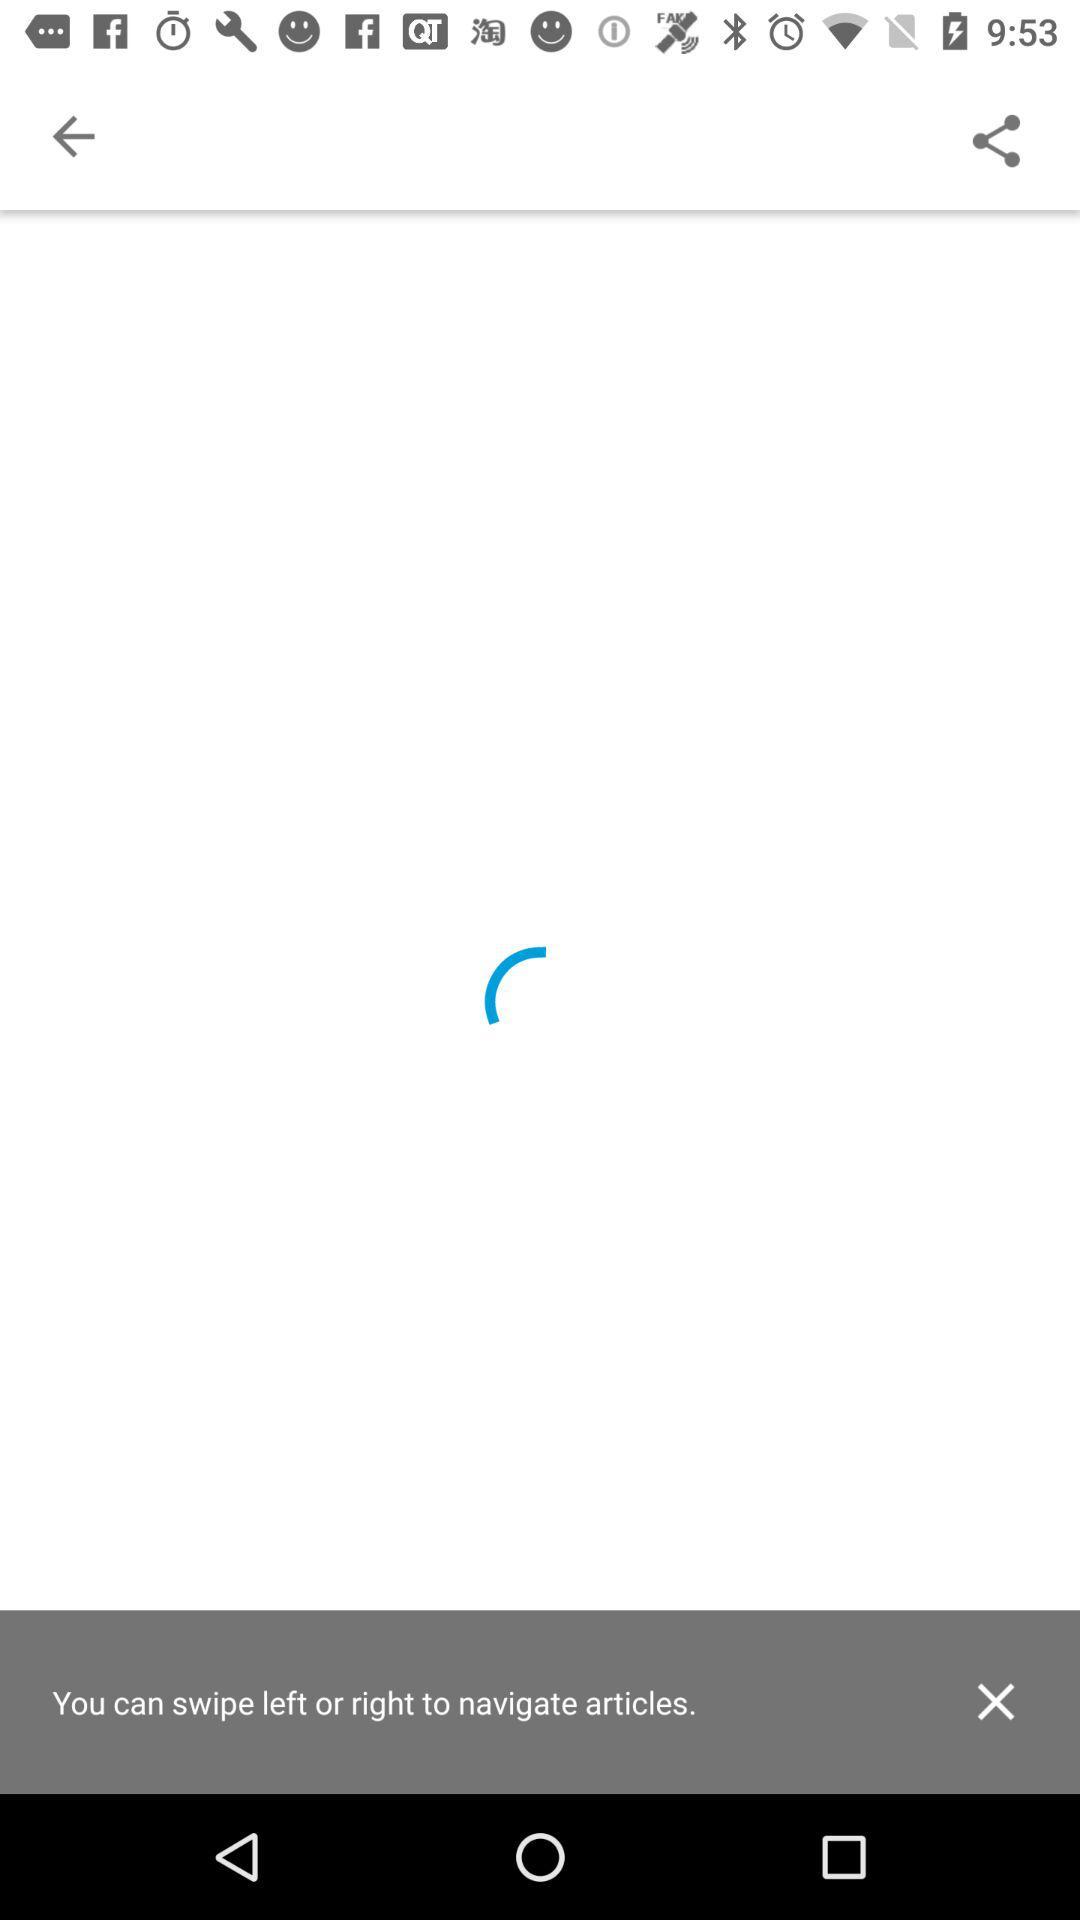 This screenshot has height=1920, width=1080. I want to click on item to the right of you can swipe item, so click(995, 1700).